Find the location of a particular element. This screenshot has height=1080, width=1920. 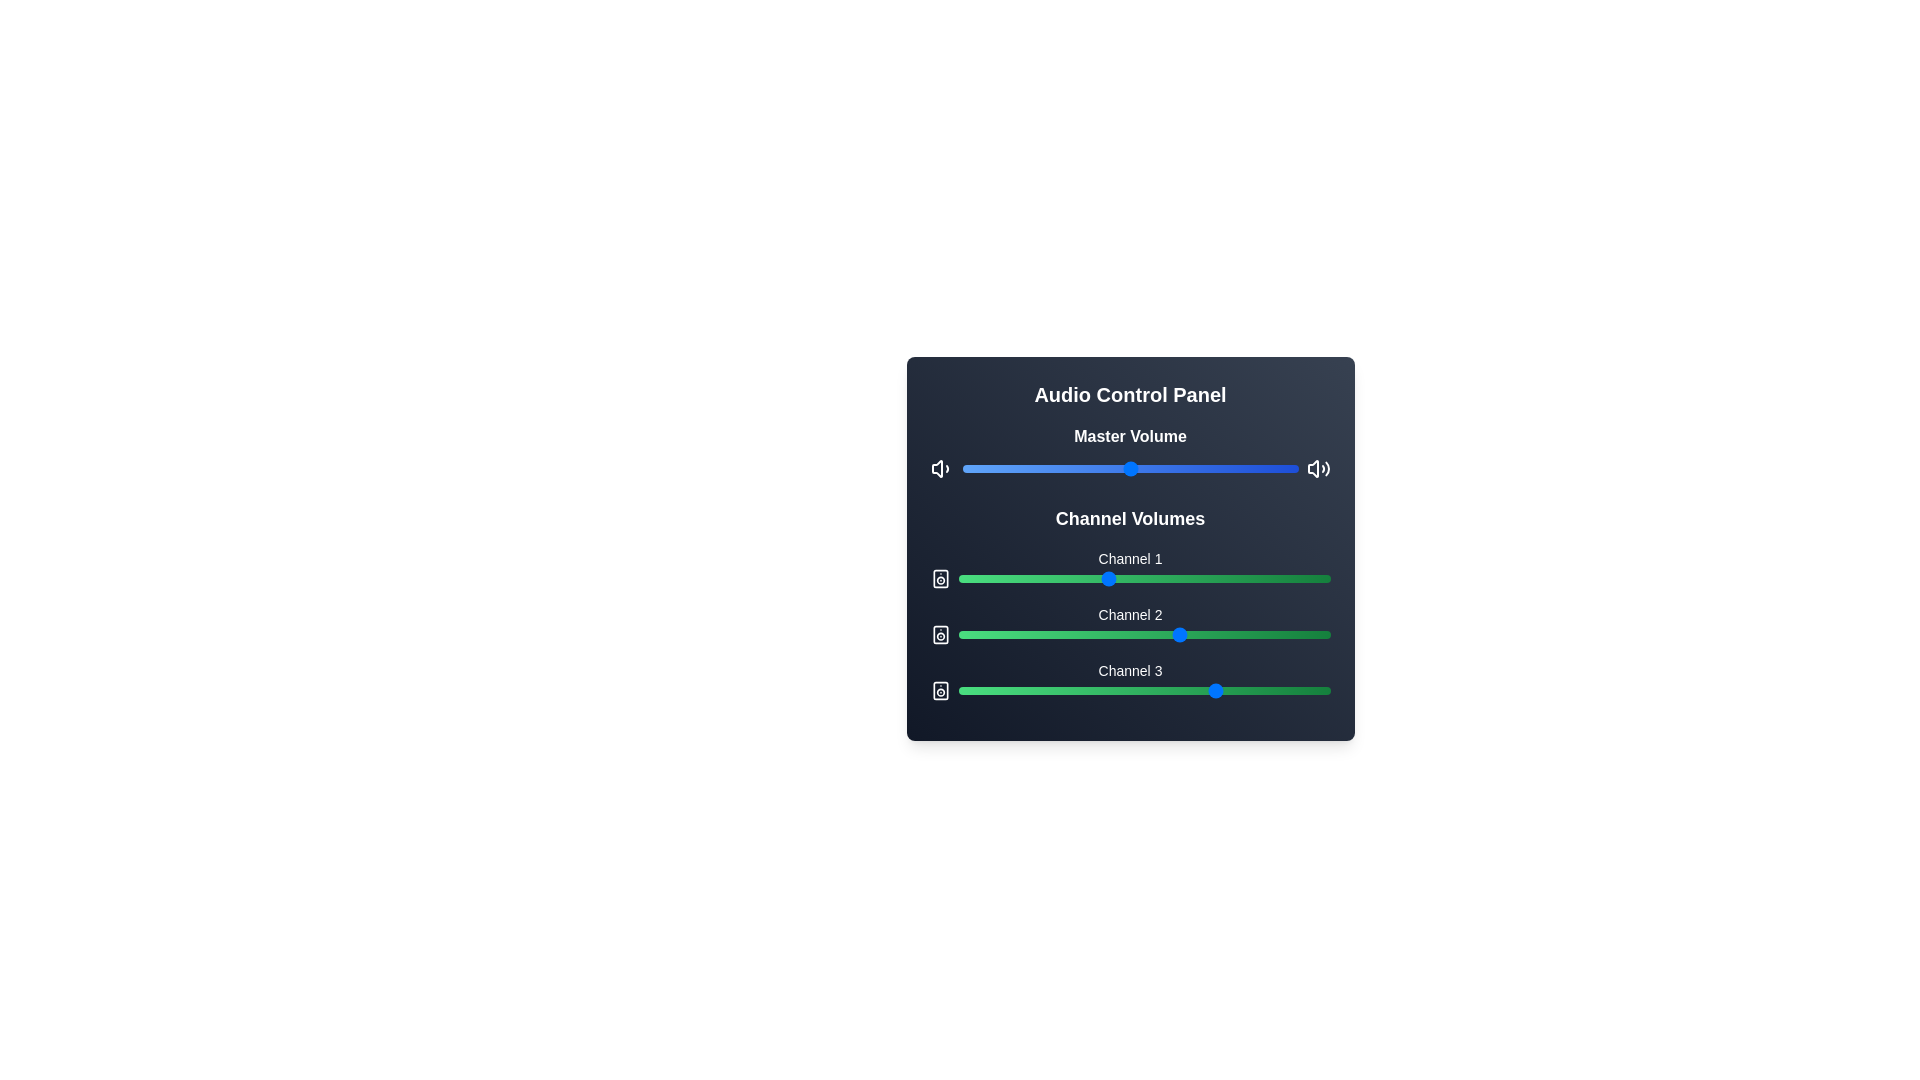

the slider value is located at coordinates (957, 689).